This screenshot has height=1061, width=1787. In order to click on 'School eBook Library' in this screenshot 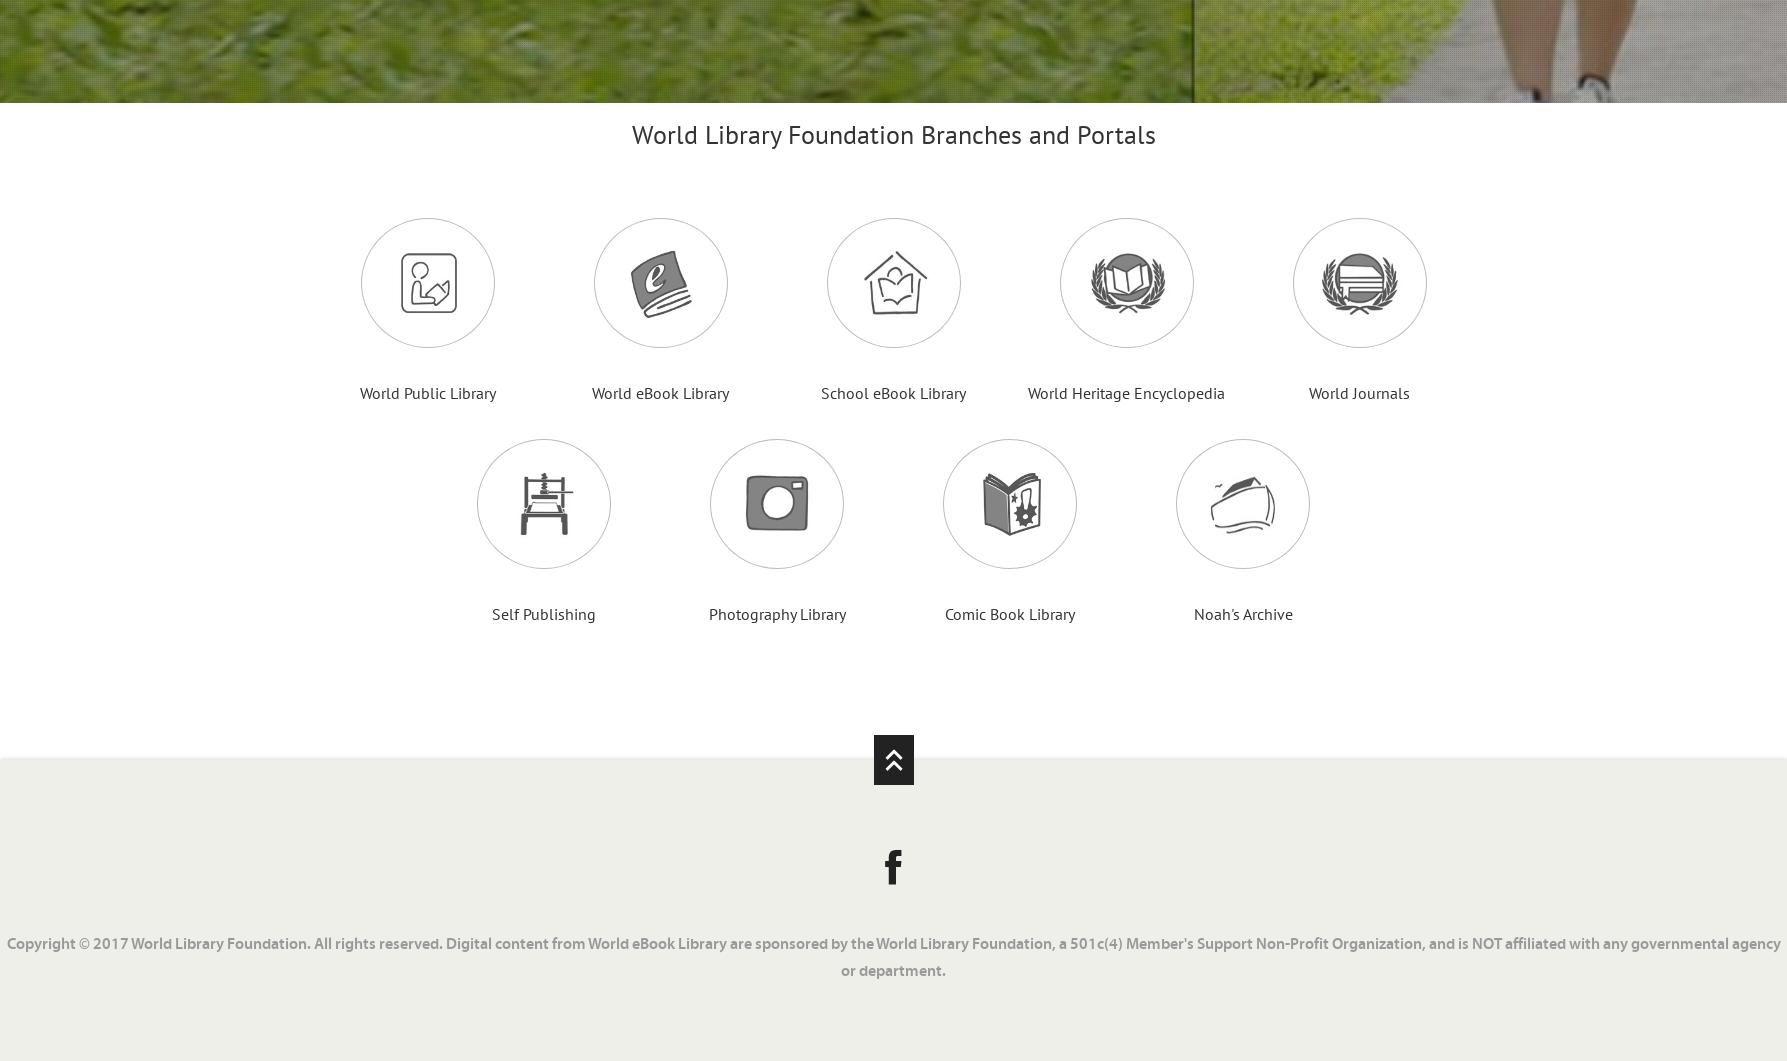, I will do `click(893, 392)`.